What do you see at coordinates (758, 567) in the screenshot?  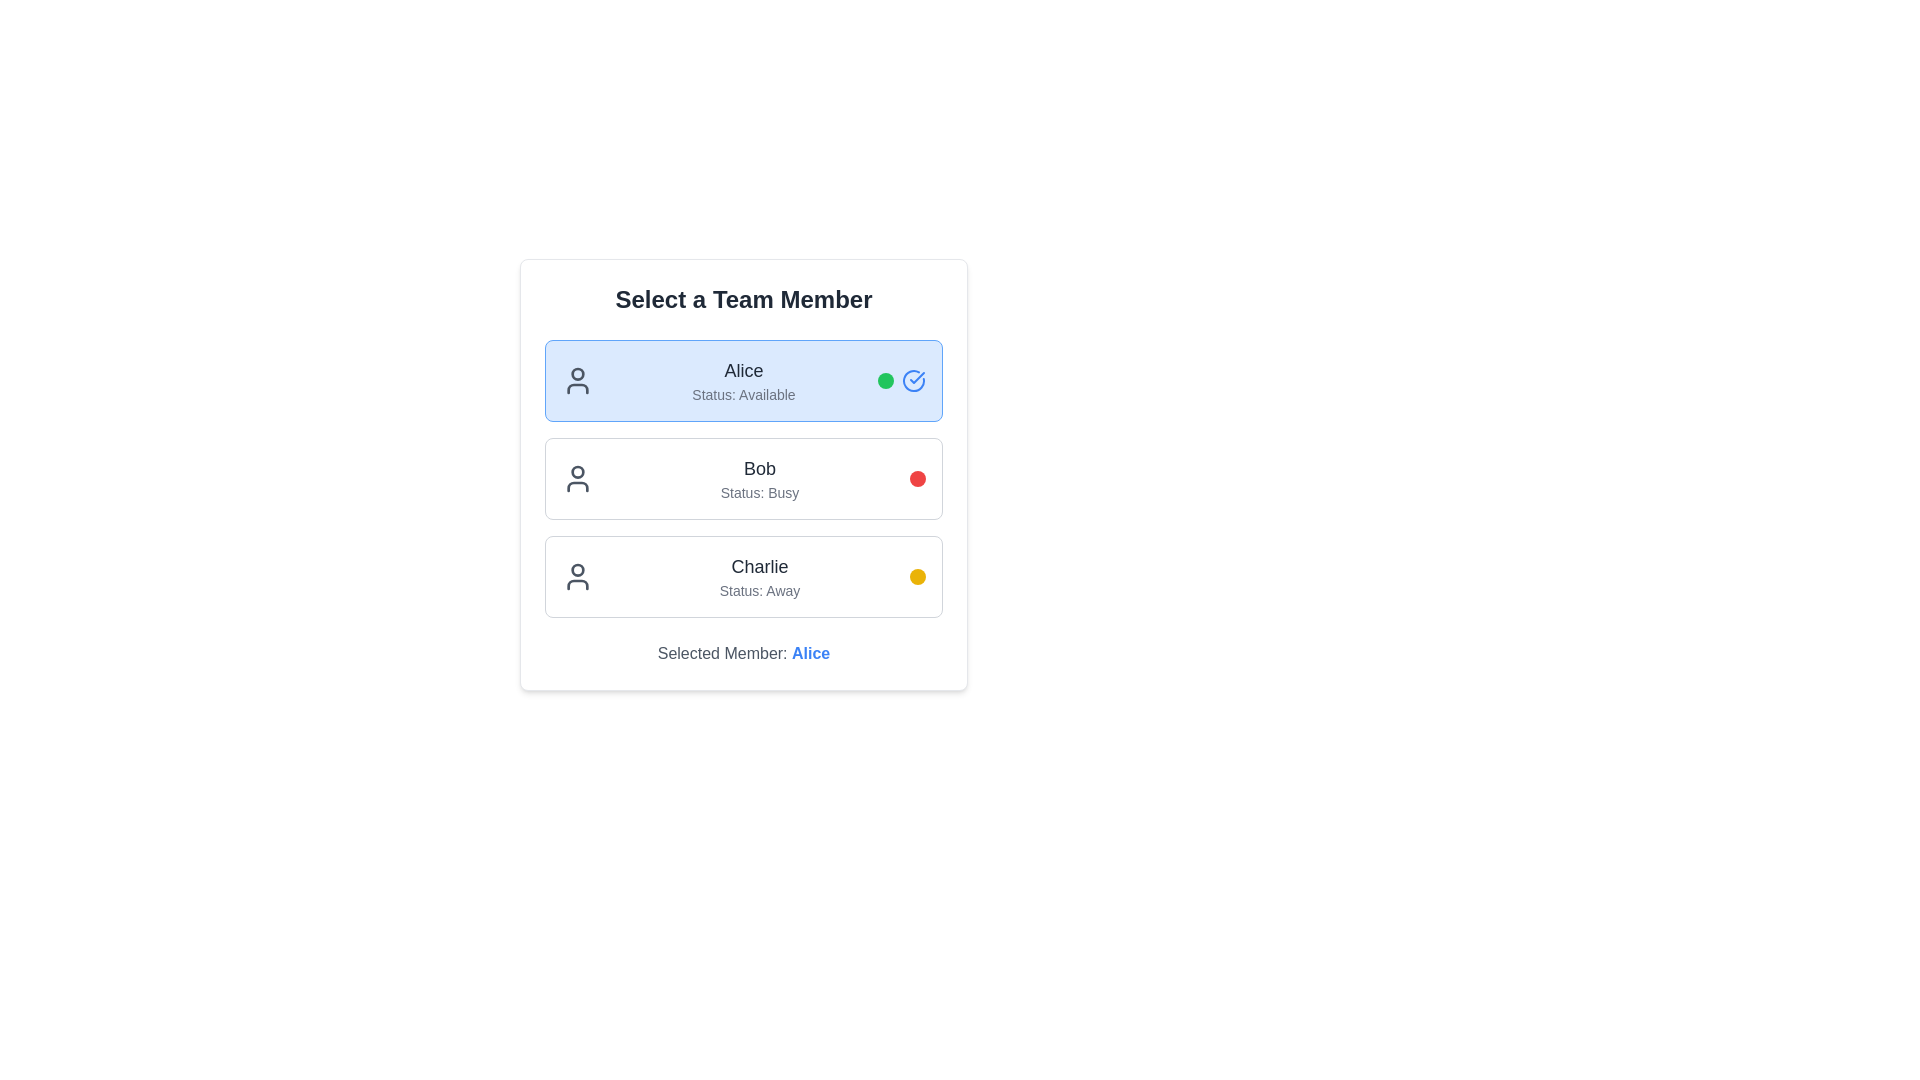 I see `the text label identifying the team member, which is located above the 'Status: Away' label` at bounding box center [758, 567].